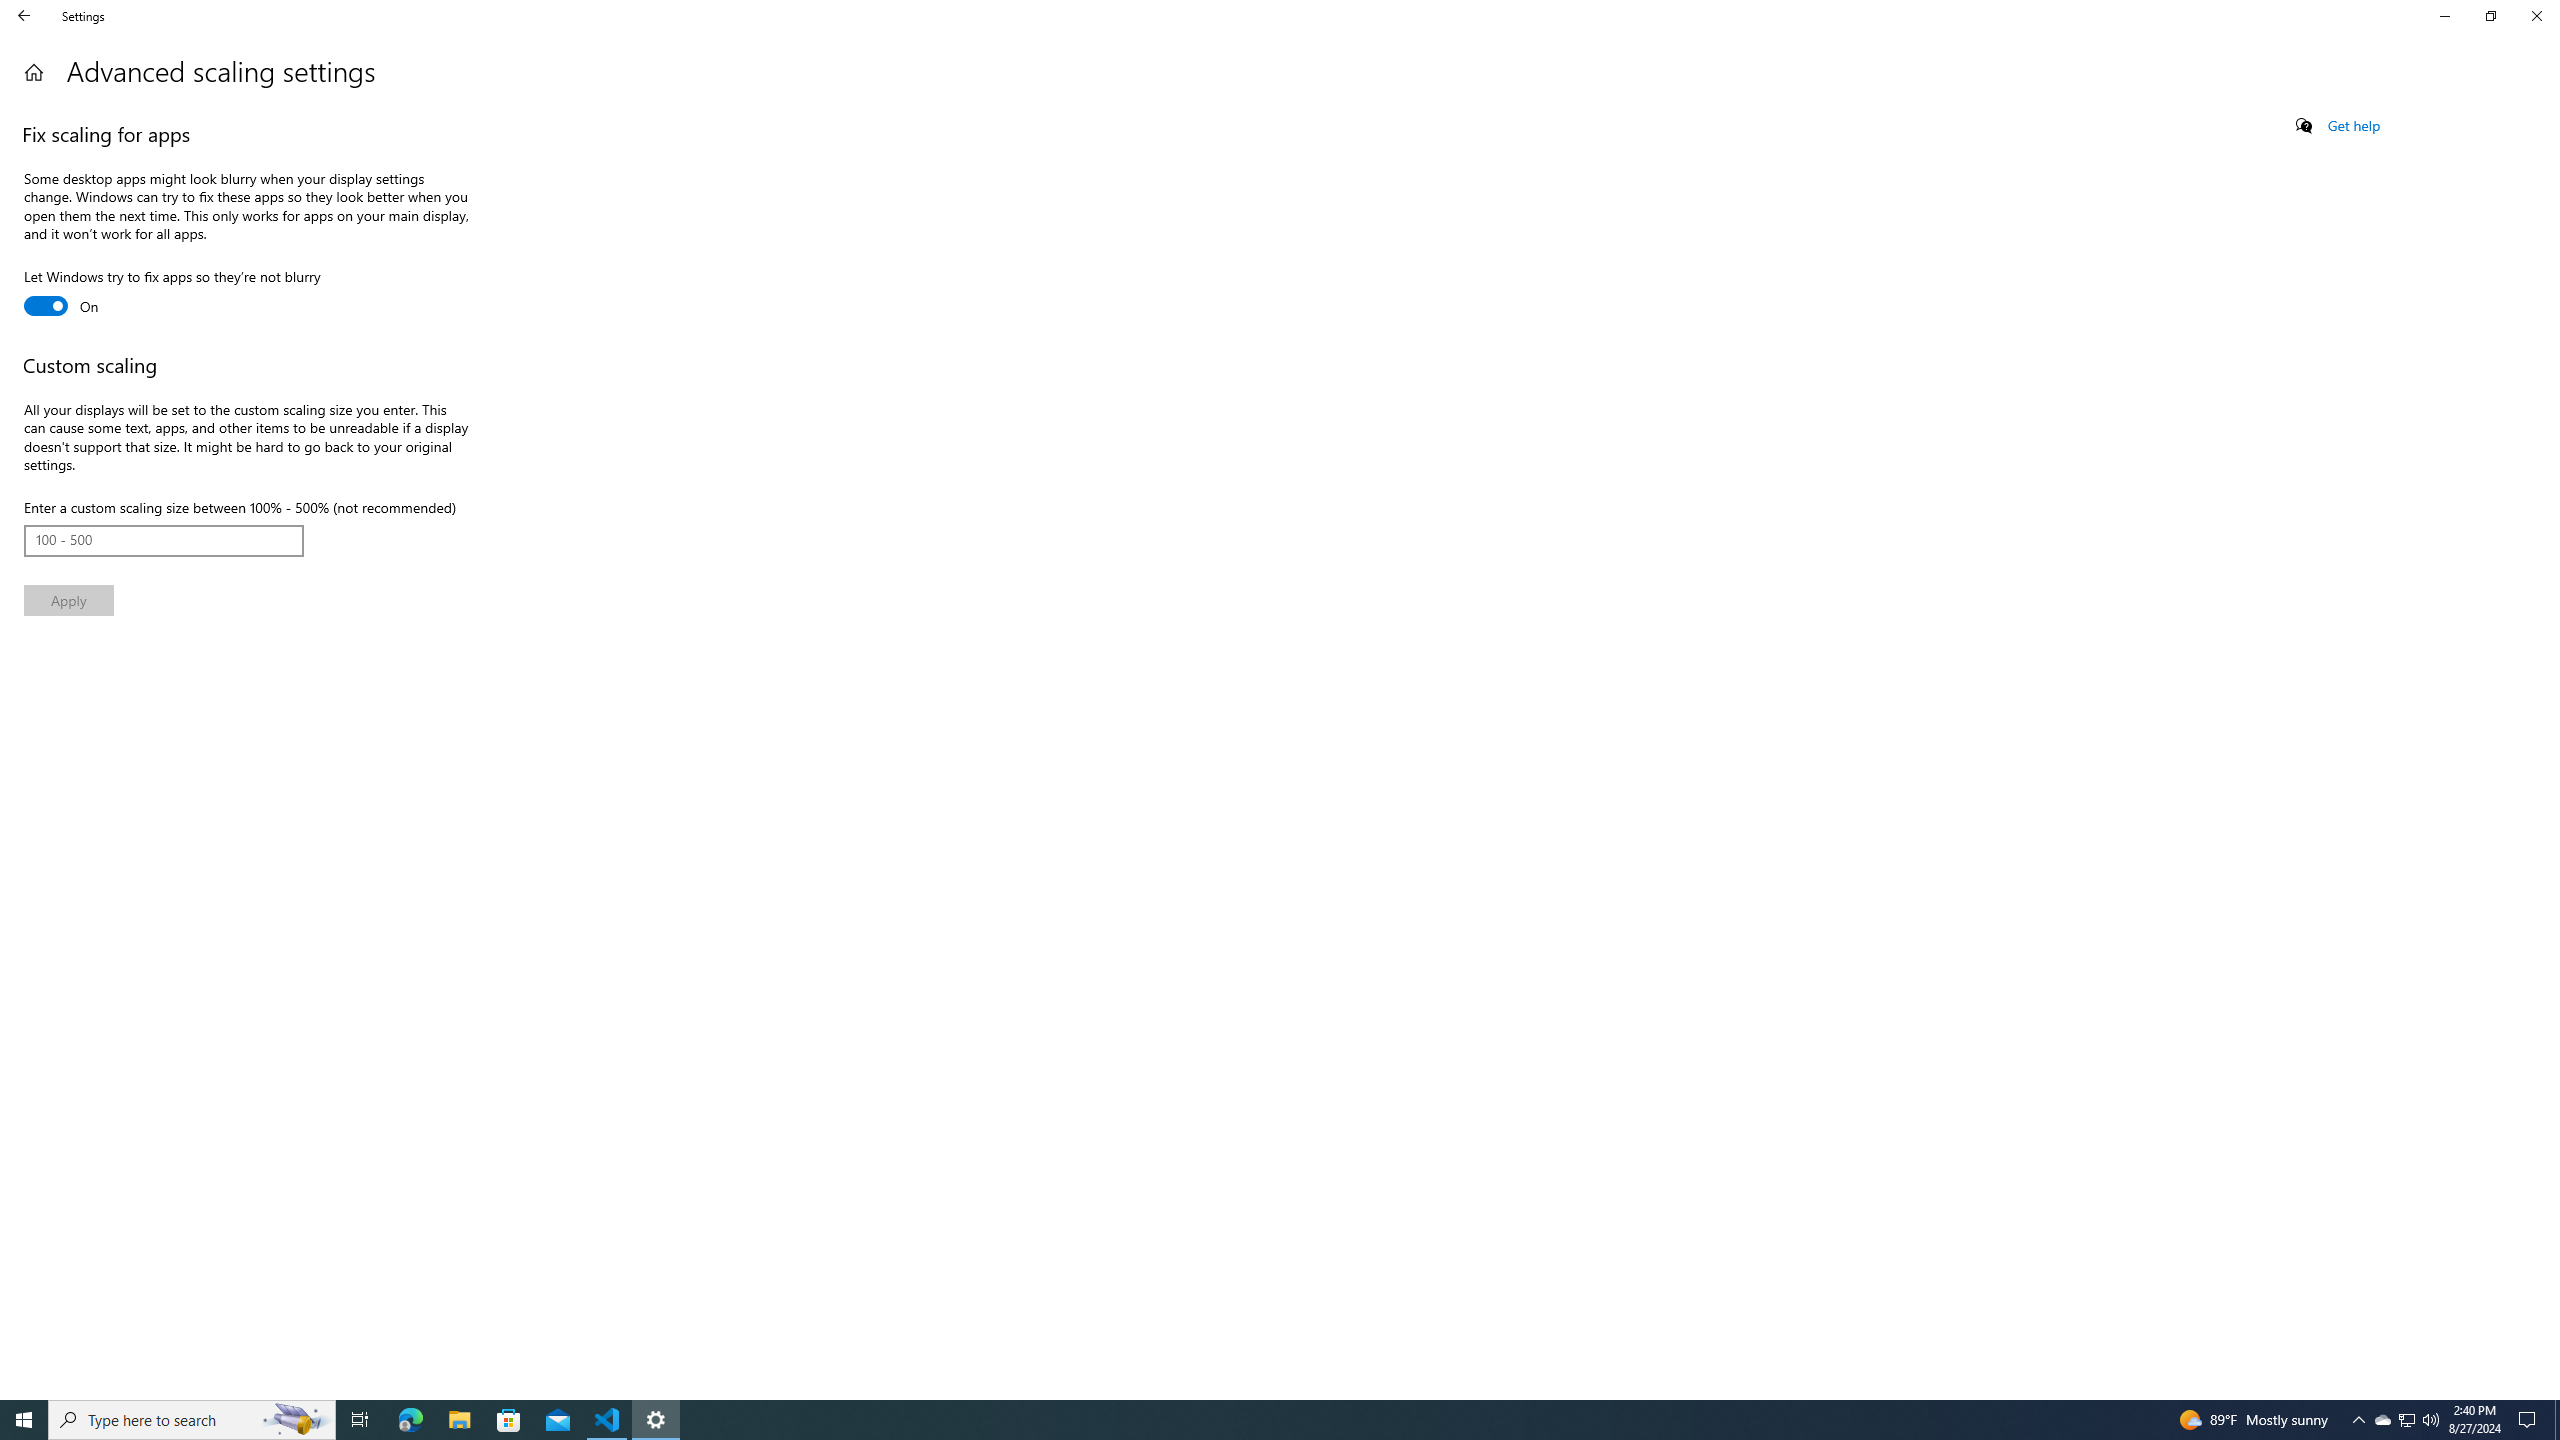 The height and width of the screenshot is (1440, 2560). I want to click on 'Minimize Settings', so click(2443, 15).